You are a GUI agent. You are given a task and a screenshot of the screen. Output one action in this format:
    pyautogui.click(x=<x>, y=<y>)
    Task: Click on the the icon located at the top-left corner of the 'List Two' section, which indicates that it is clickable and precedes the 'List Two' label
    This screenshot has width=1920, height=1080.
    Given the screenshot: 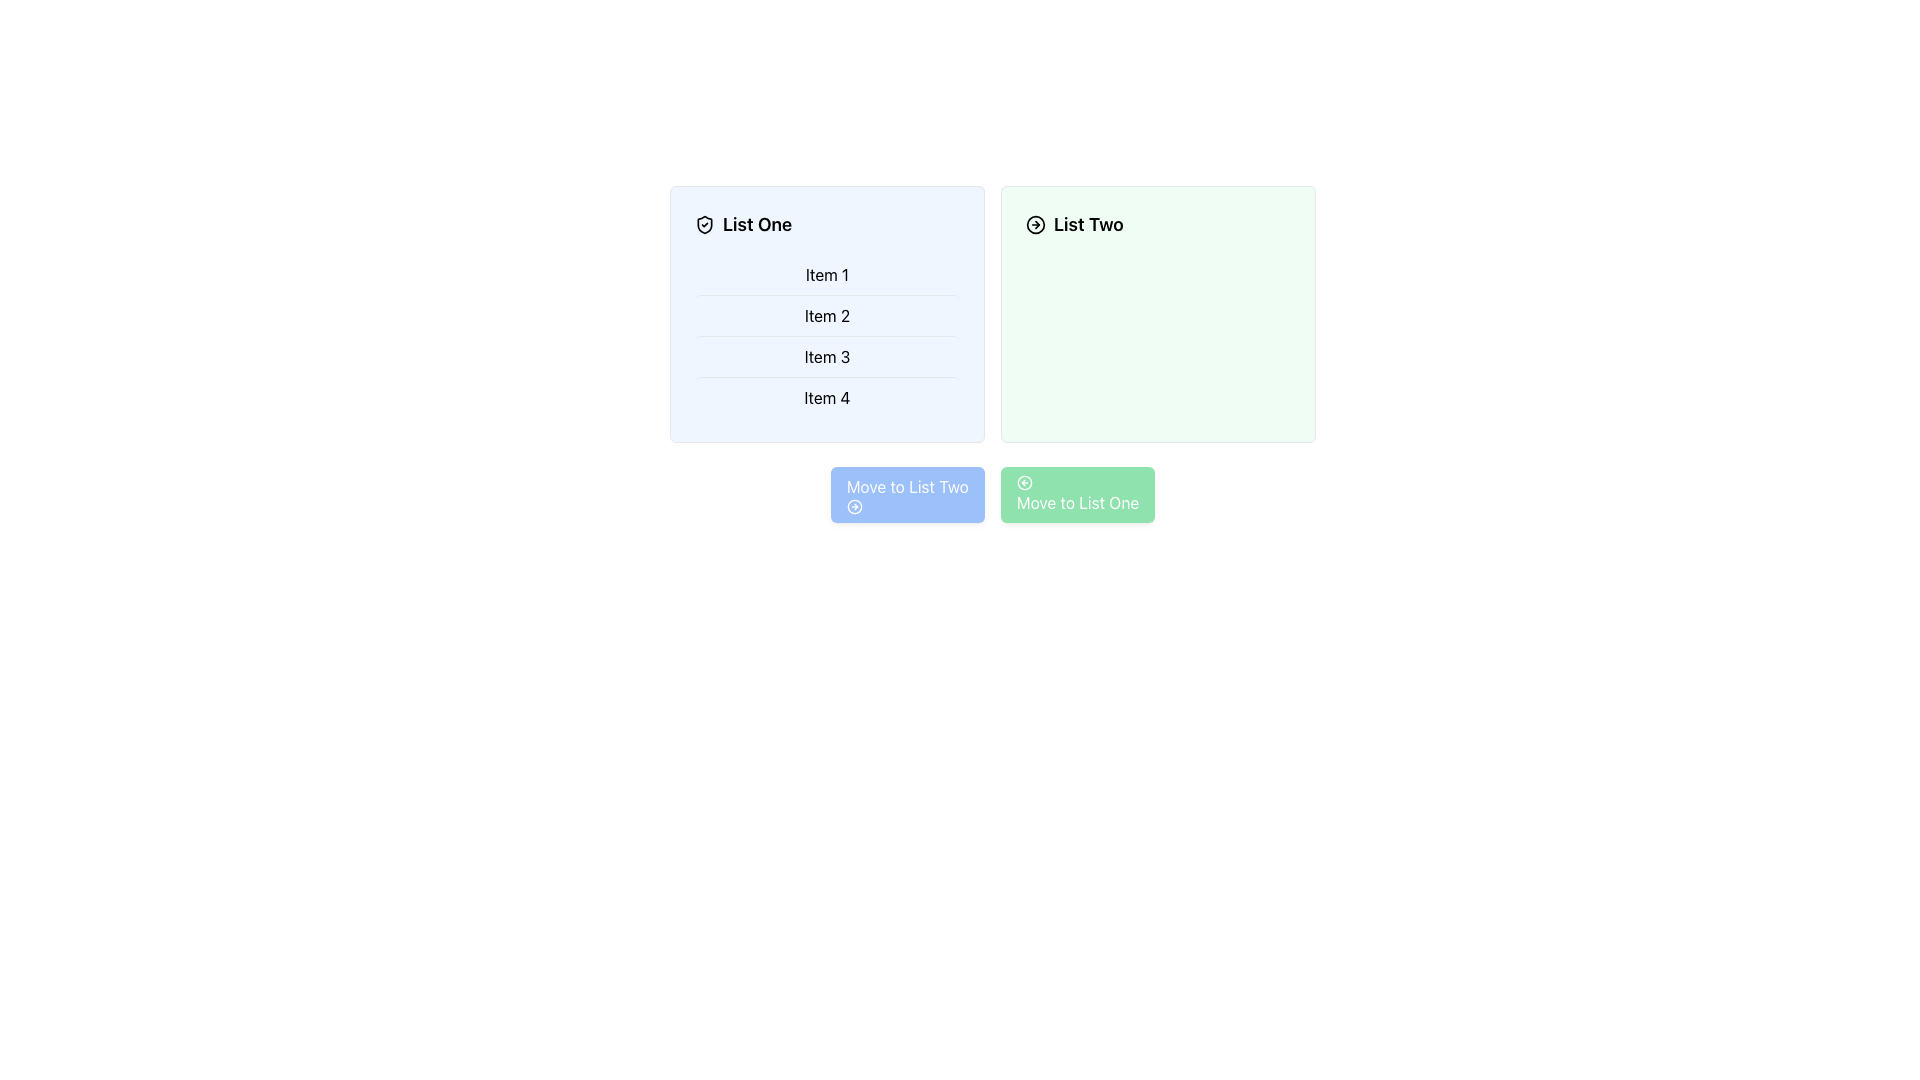 What is the action you would take?
    pyautogui.click(x=1036, y=224)
    